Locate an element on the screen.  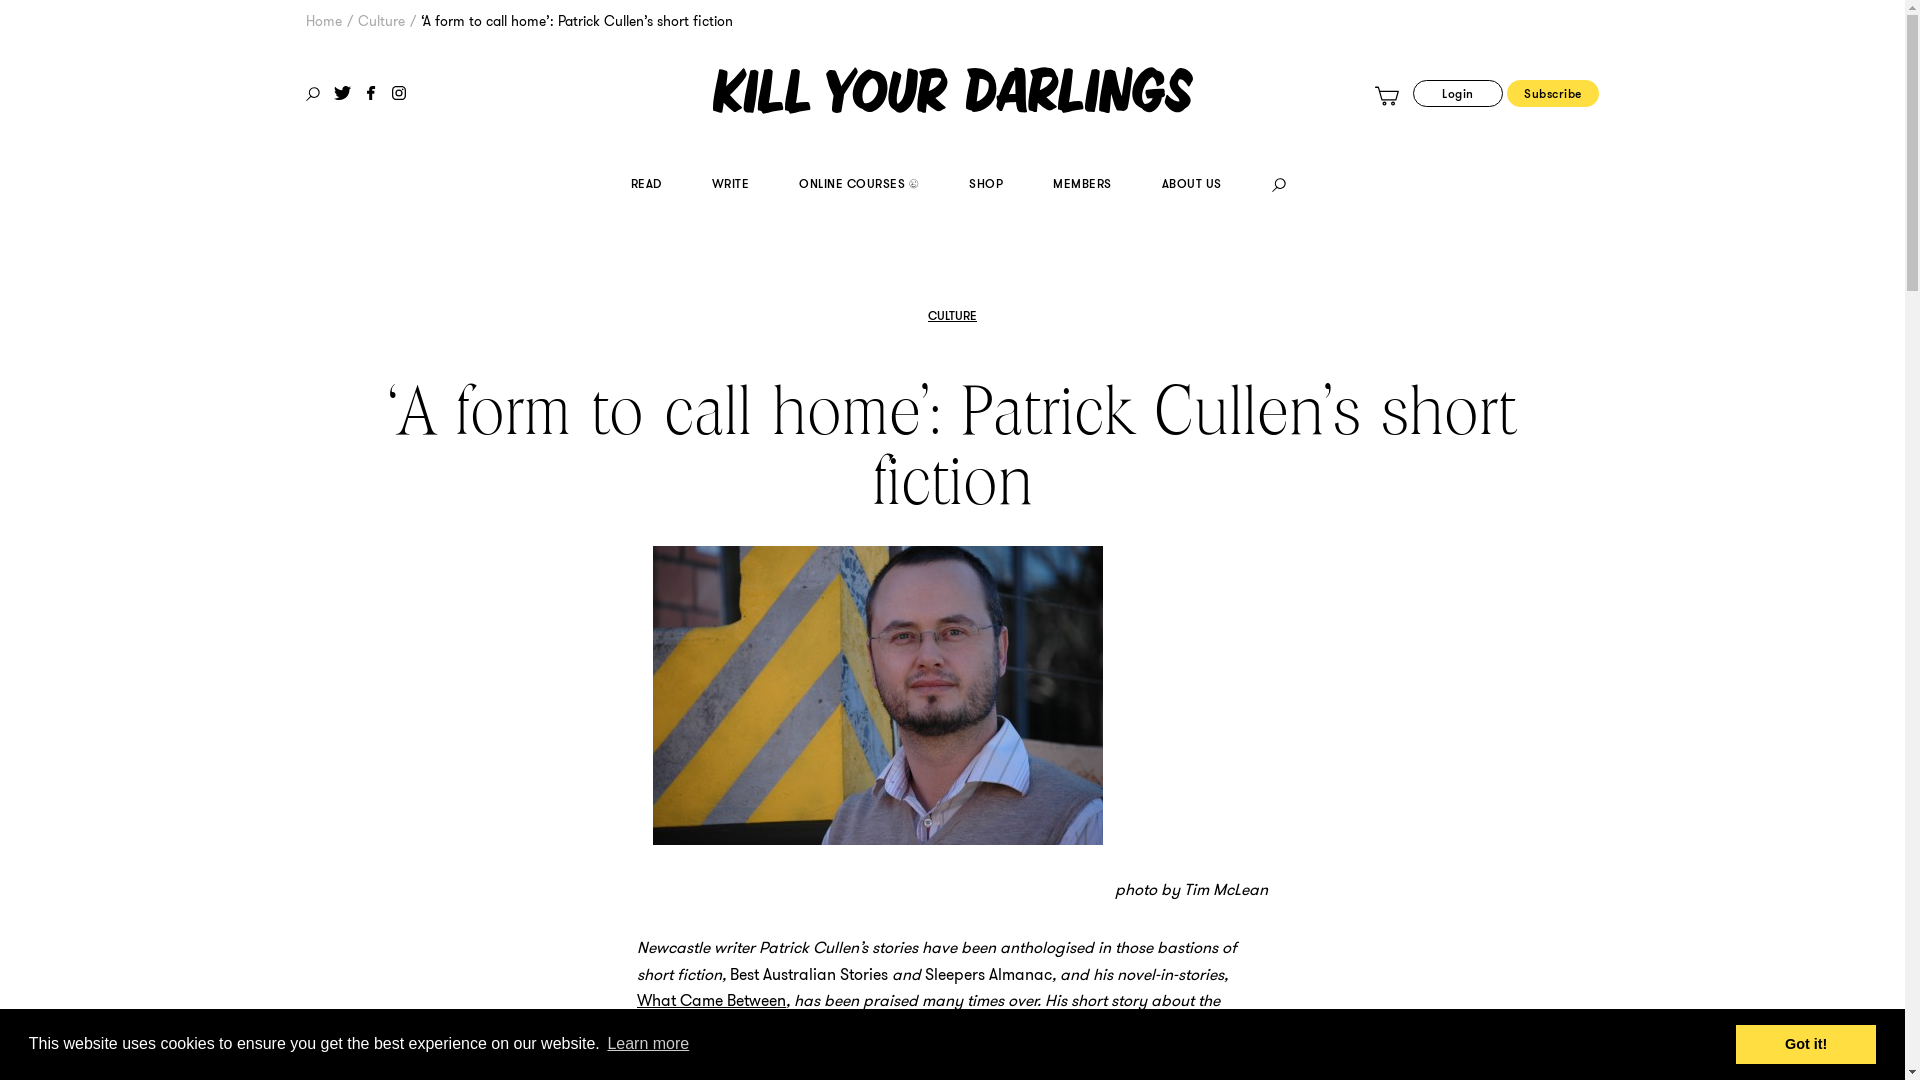
'MEMBERS' is located at coordinates (1081, 186).